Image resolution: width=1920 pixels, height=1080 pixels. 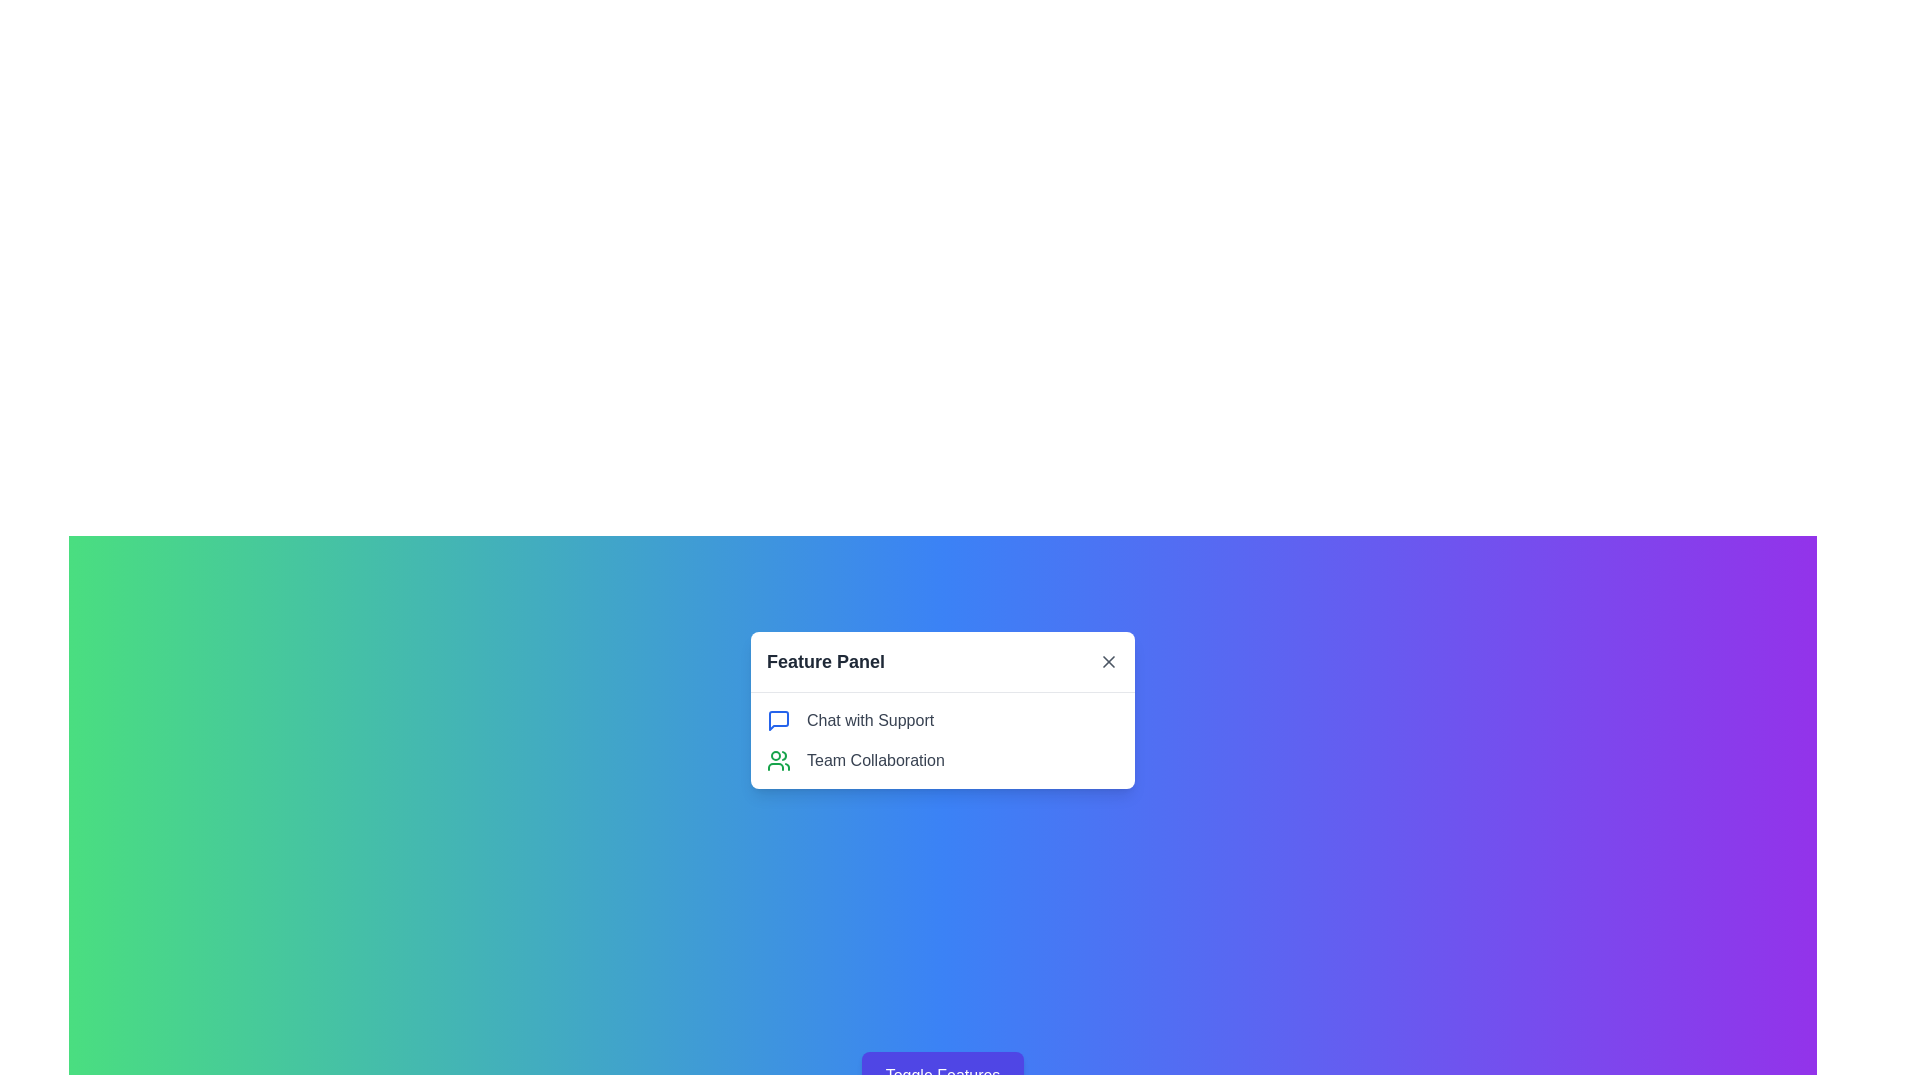 I want to click on the first item in the interactive list titled 'Chat with Support' located within the 'Feature Panel' popup, so click(x=941, y=708).